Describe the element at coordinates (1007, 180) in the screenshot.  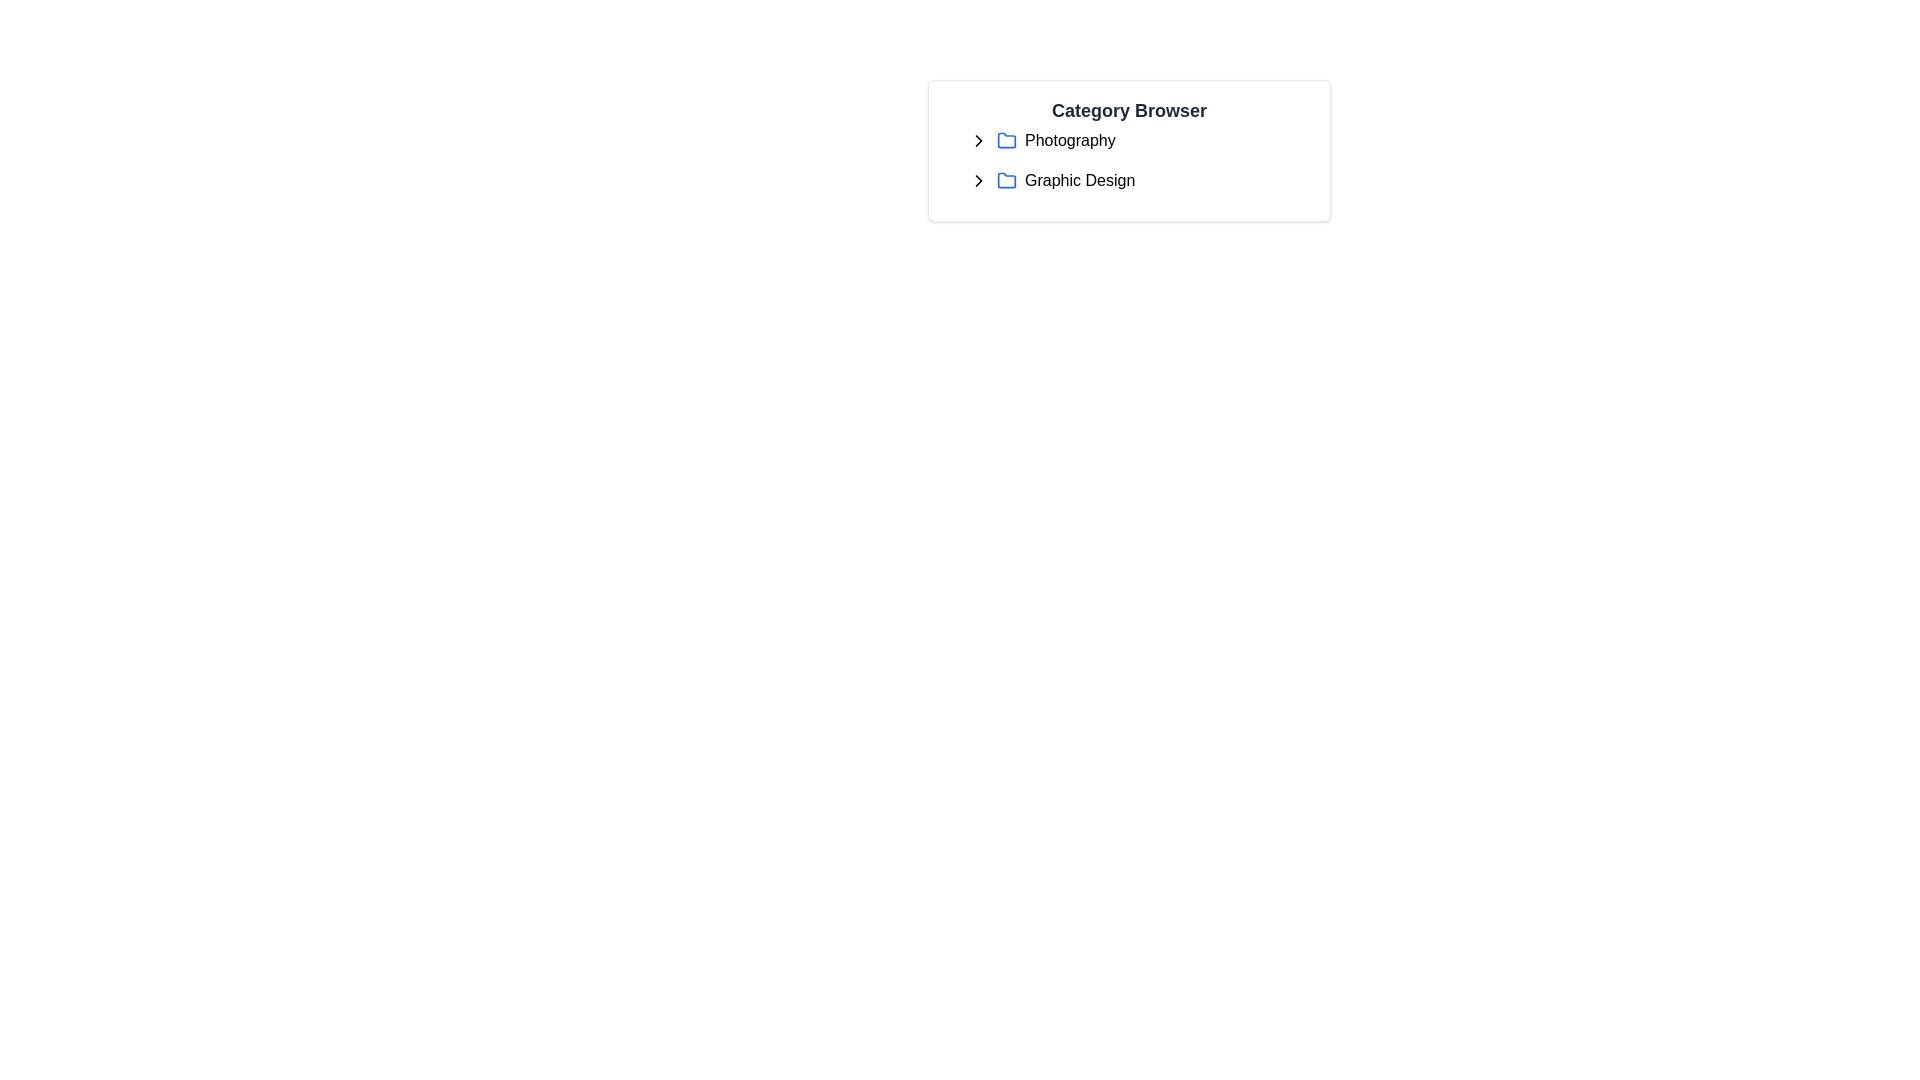
I see `the folder icon with a blue outline located next to the 'Graphic Design' category text in the second row of the list under the 'Category Browser' header` at that location.